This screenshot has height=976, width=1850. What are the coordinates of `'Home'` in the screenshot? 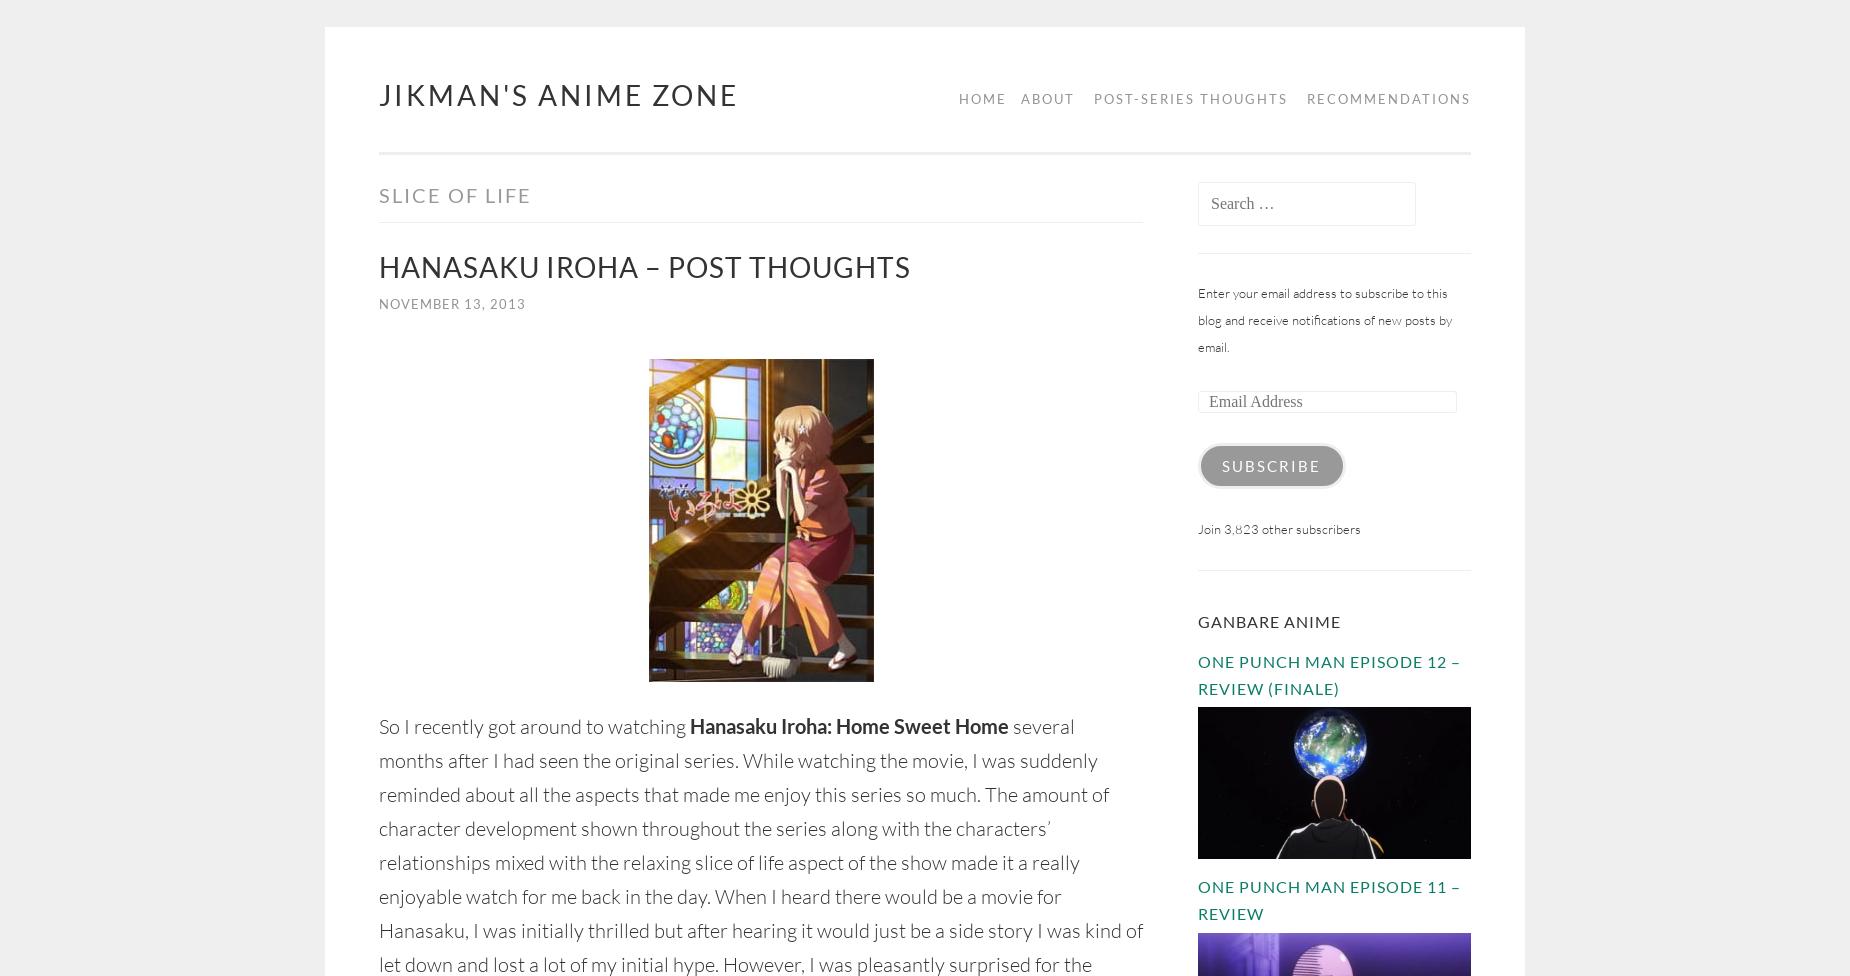 It's located at (982, 98).